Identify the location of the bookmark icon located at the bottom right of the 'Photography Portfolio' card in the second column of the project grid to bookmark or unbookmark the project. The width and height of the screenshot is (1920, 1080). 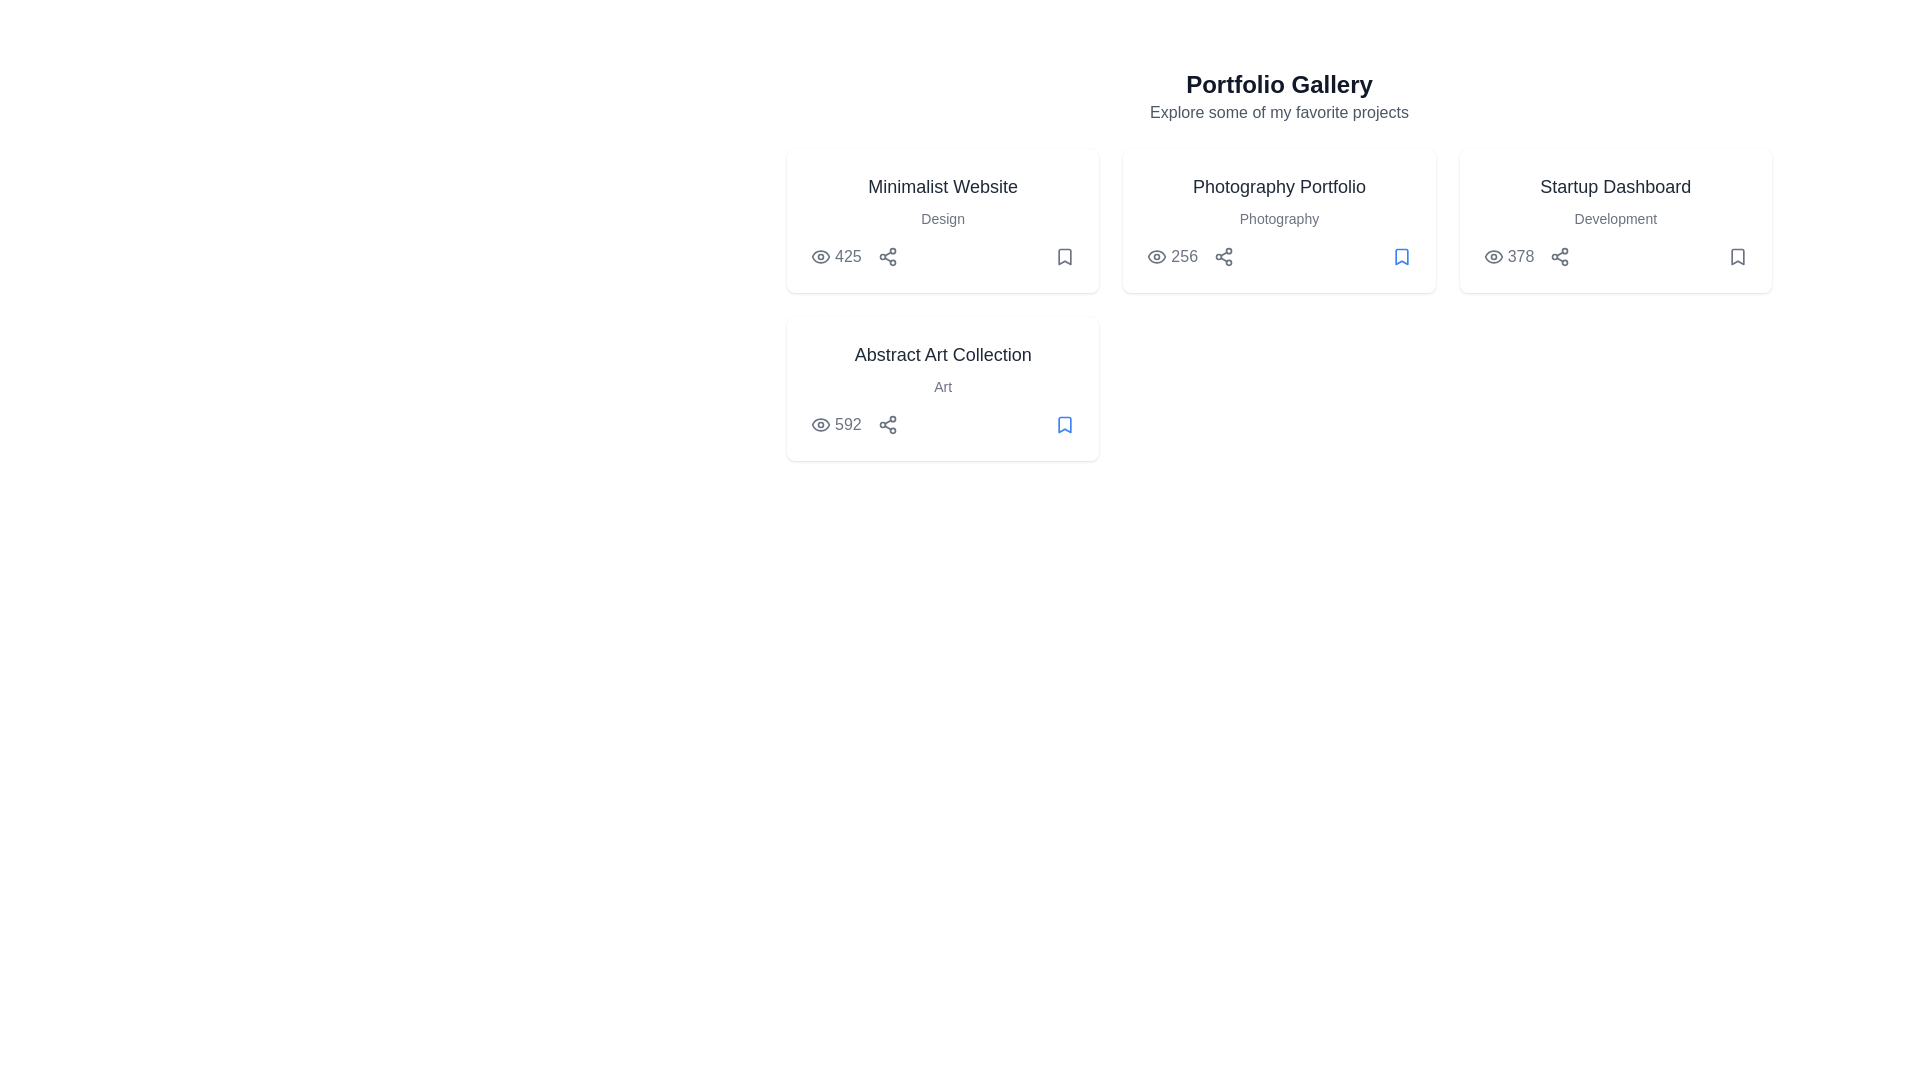
(1400, 256).